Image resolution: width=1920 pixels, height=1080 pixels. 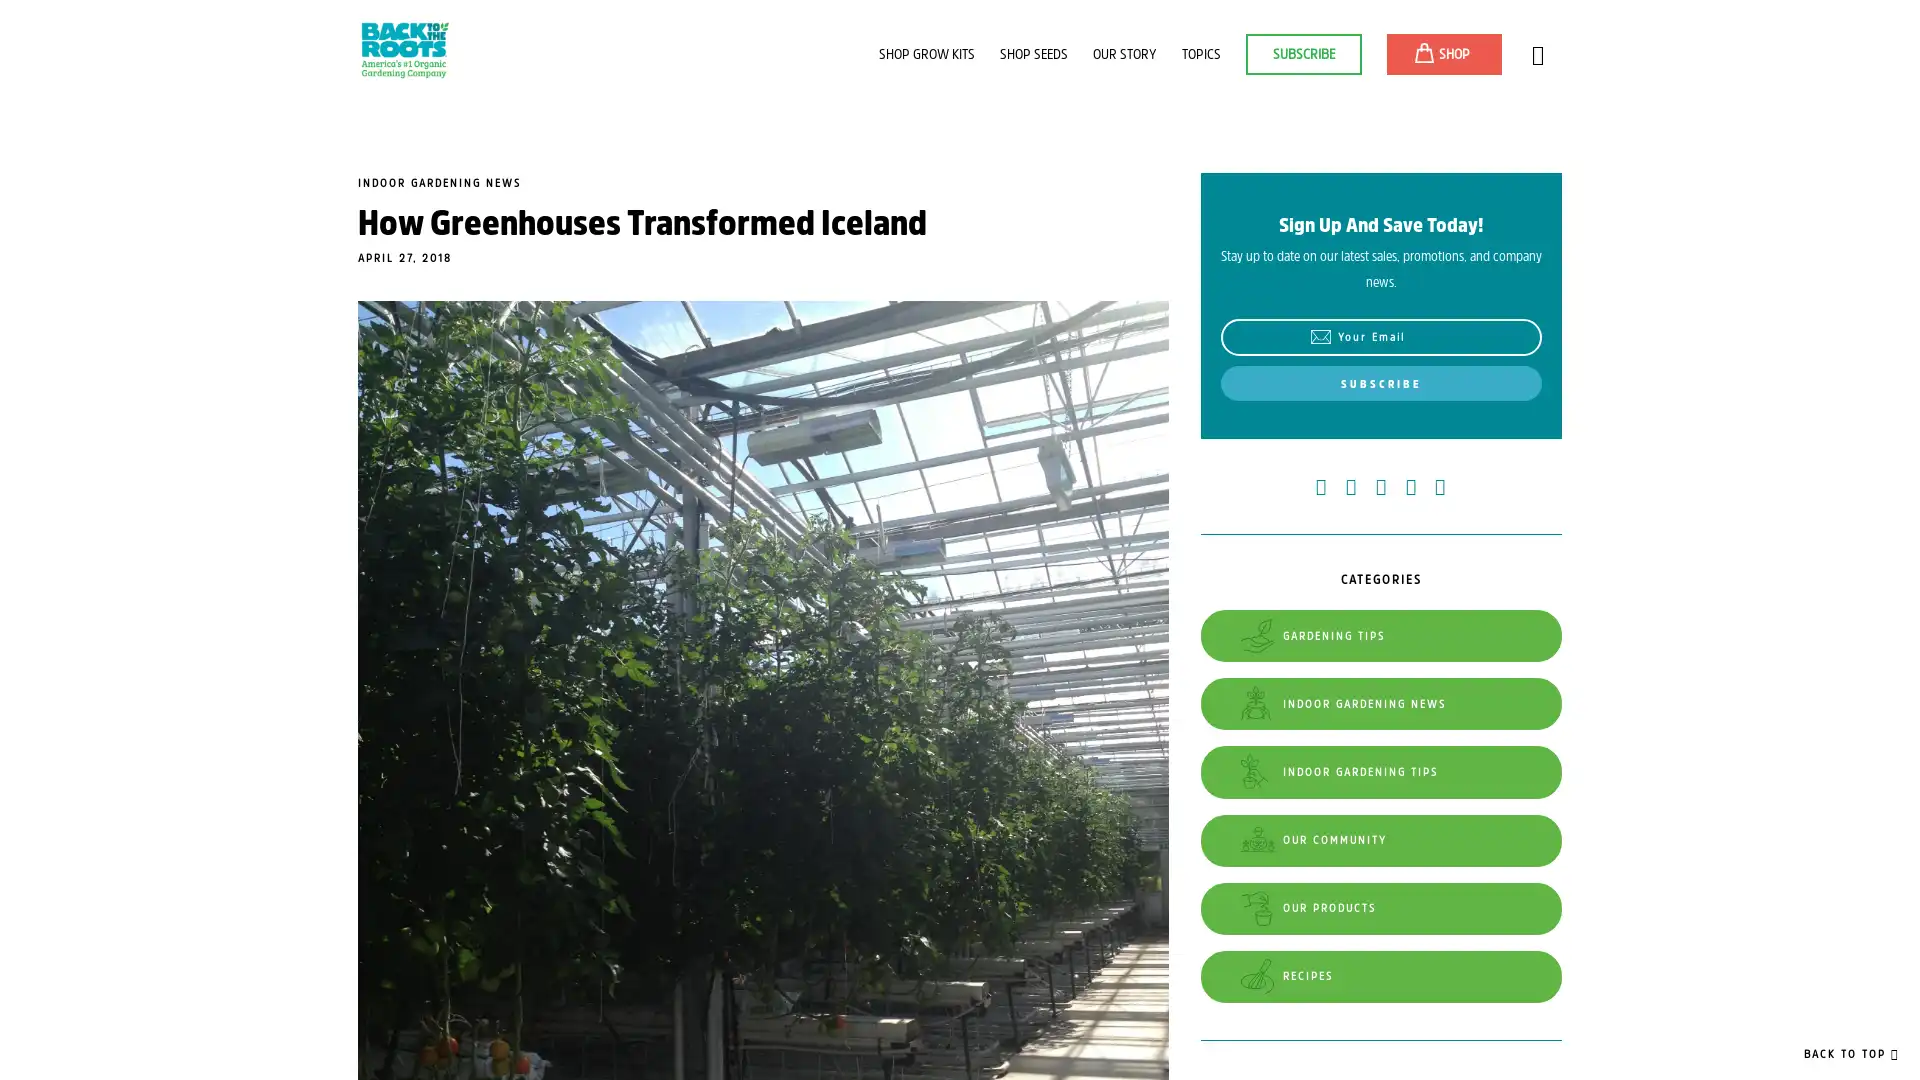 I want to click on SUBSCRIBE, so click(x=1379, y=382).